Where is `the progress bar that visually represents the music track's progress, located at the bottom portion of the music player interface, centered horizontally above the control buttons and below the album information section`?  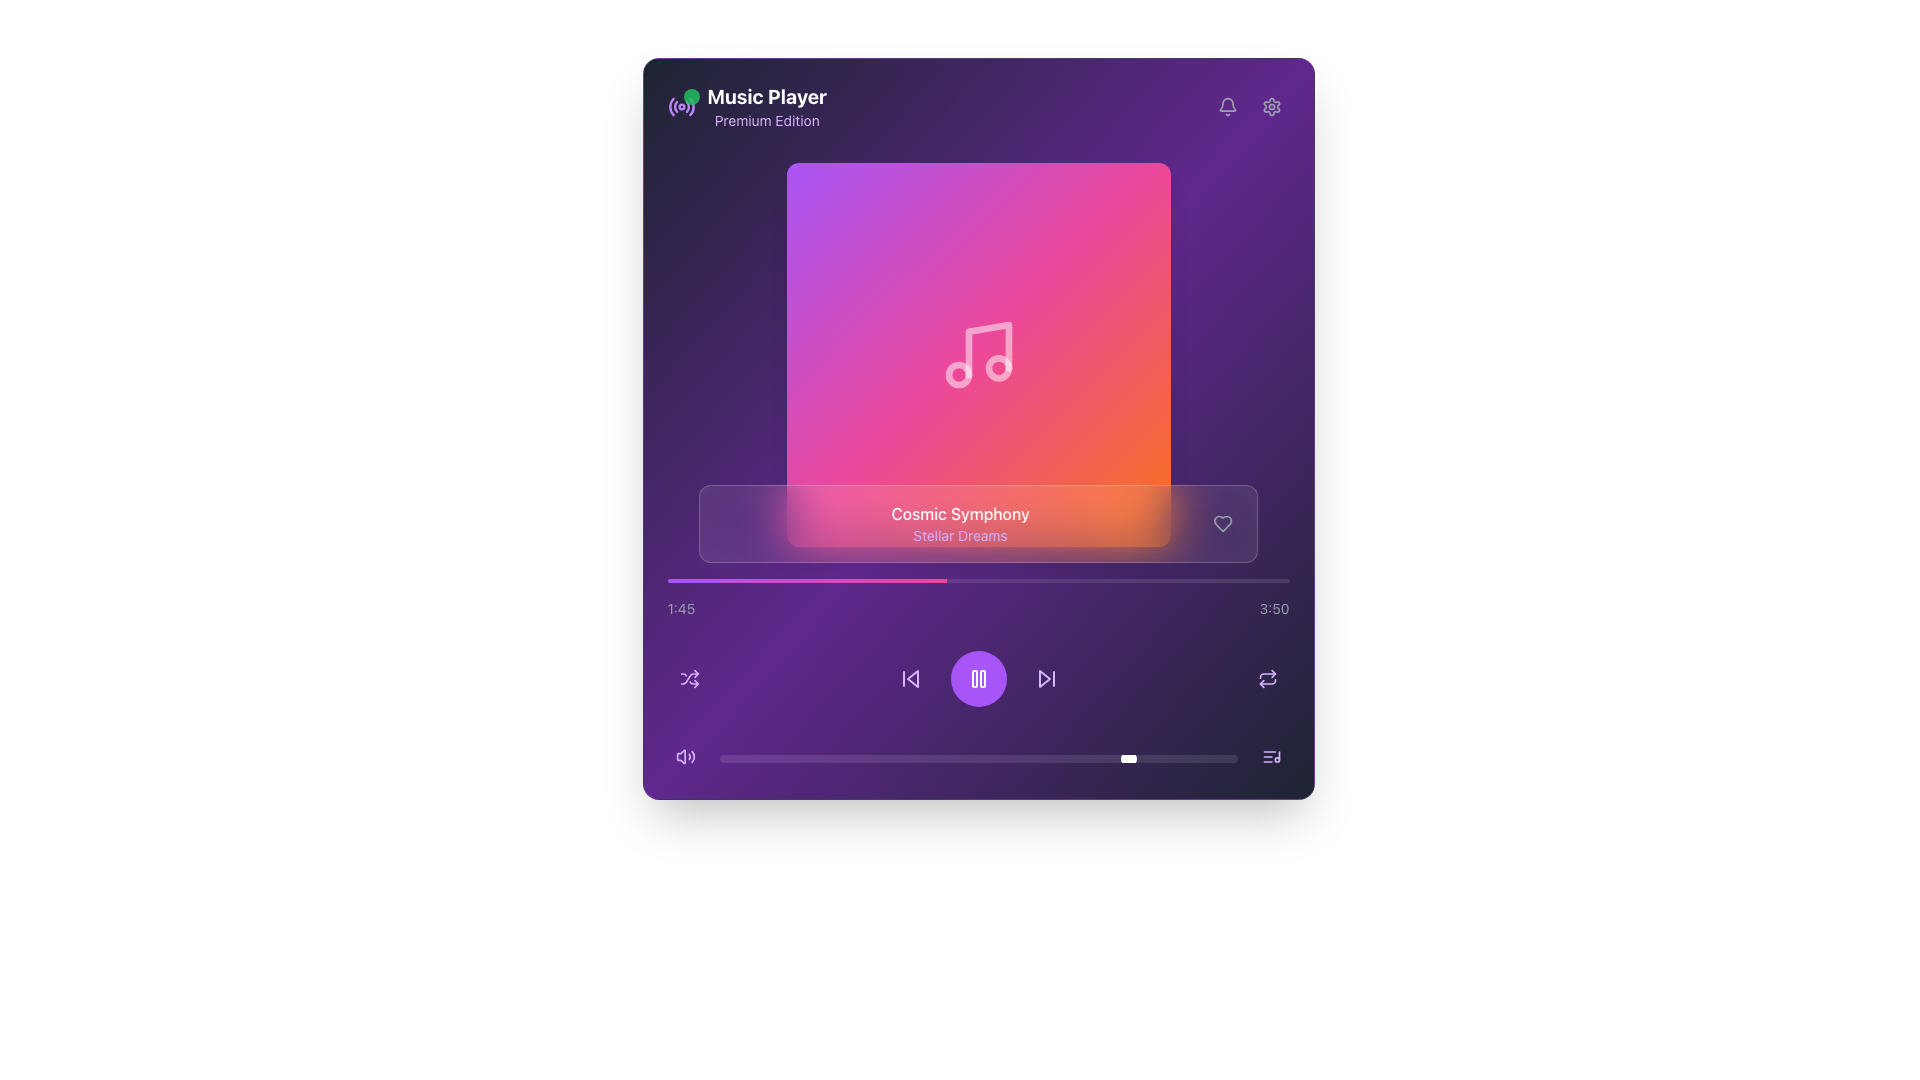 the progress bar that visually represents the music track's progress, located at the bottom portion of the music player interface, centered horizontally above the control buttons and below the album information section is located at coordinates (978, 597).